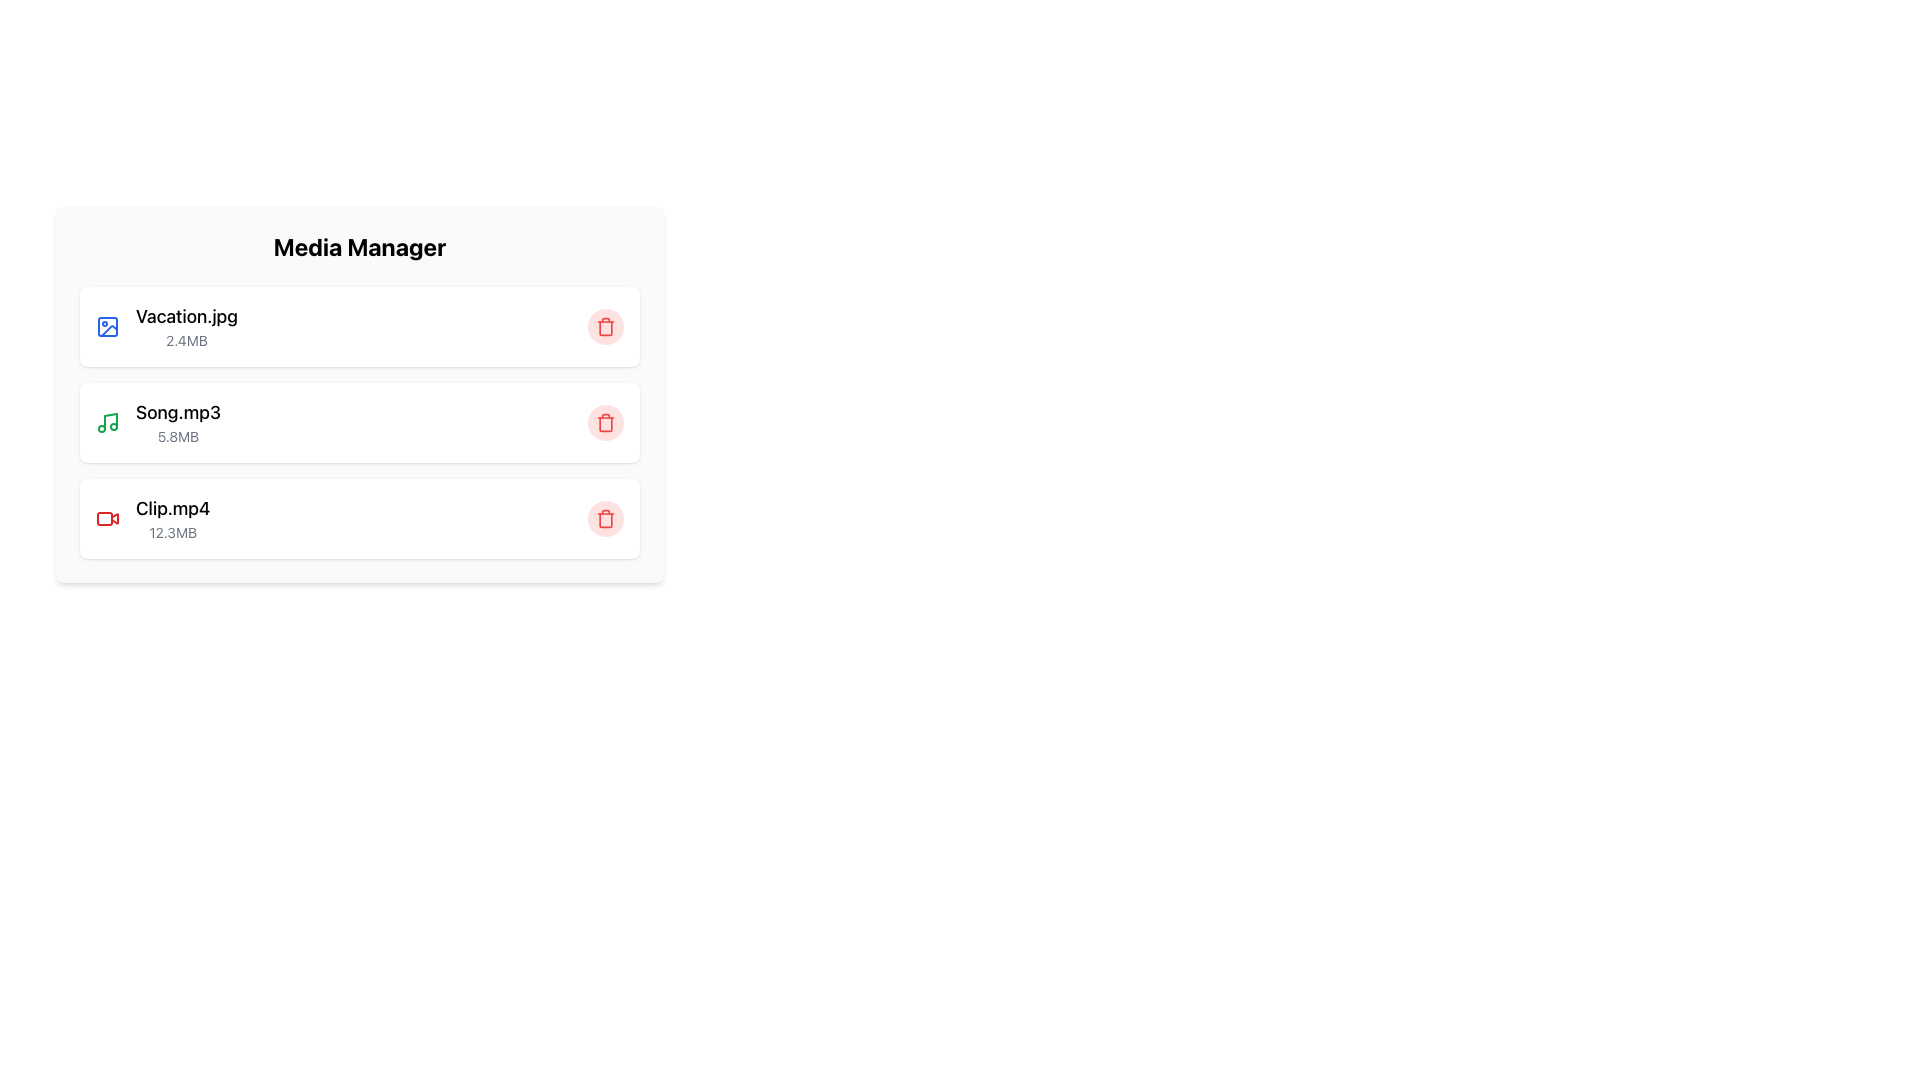 This screenshot has width=1920, height=1080. What do you see at coordinates (107, 422) in the screenshot?
I see `the green musical note icon located to the left of the 'Song.mp3' entry in the media list` at bounding box center [107, 422].